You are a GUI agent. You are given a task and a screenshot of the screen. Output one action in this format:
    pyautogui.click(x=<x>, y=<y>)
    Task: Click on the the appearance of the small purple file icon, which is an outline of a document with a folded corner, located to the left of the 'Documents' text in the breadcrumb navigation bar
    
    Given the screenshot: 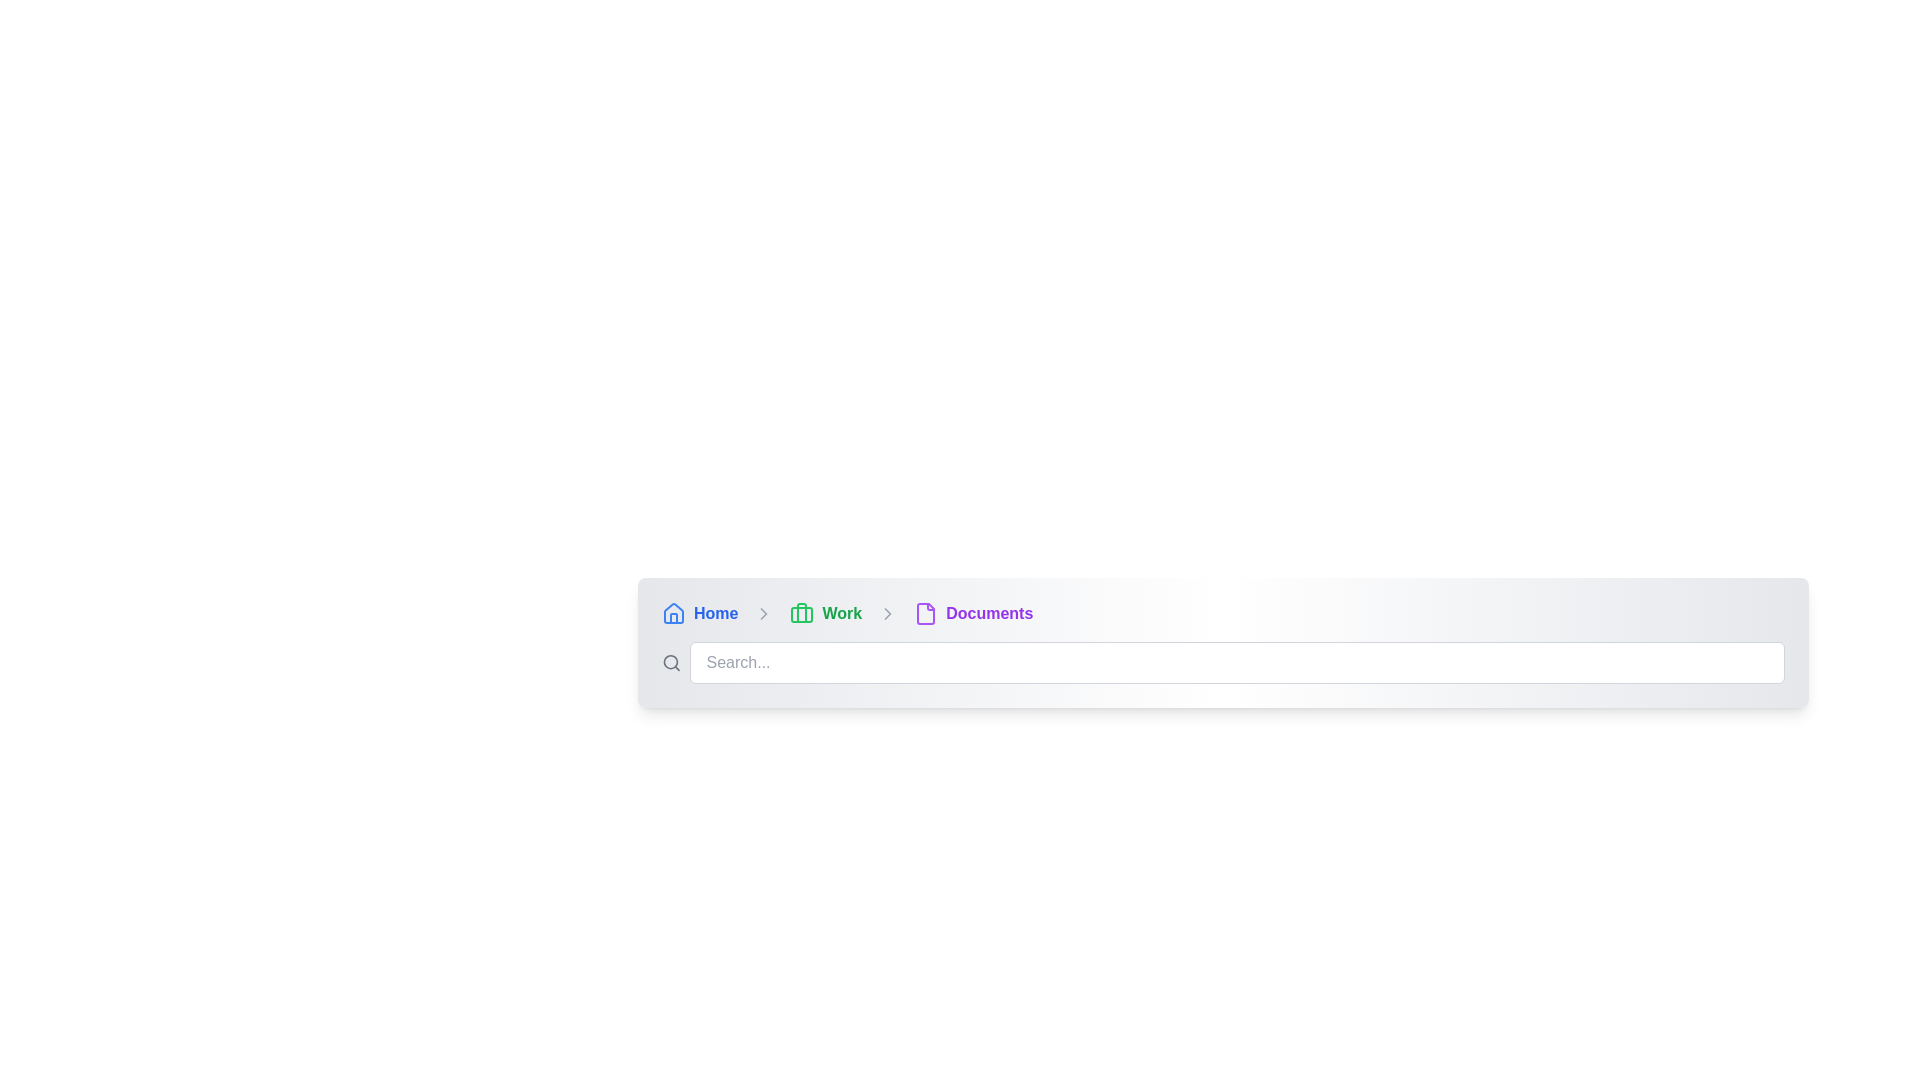 What is the action you would take?
    pyautogui.click(x=925, y=612)
    